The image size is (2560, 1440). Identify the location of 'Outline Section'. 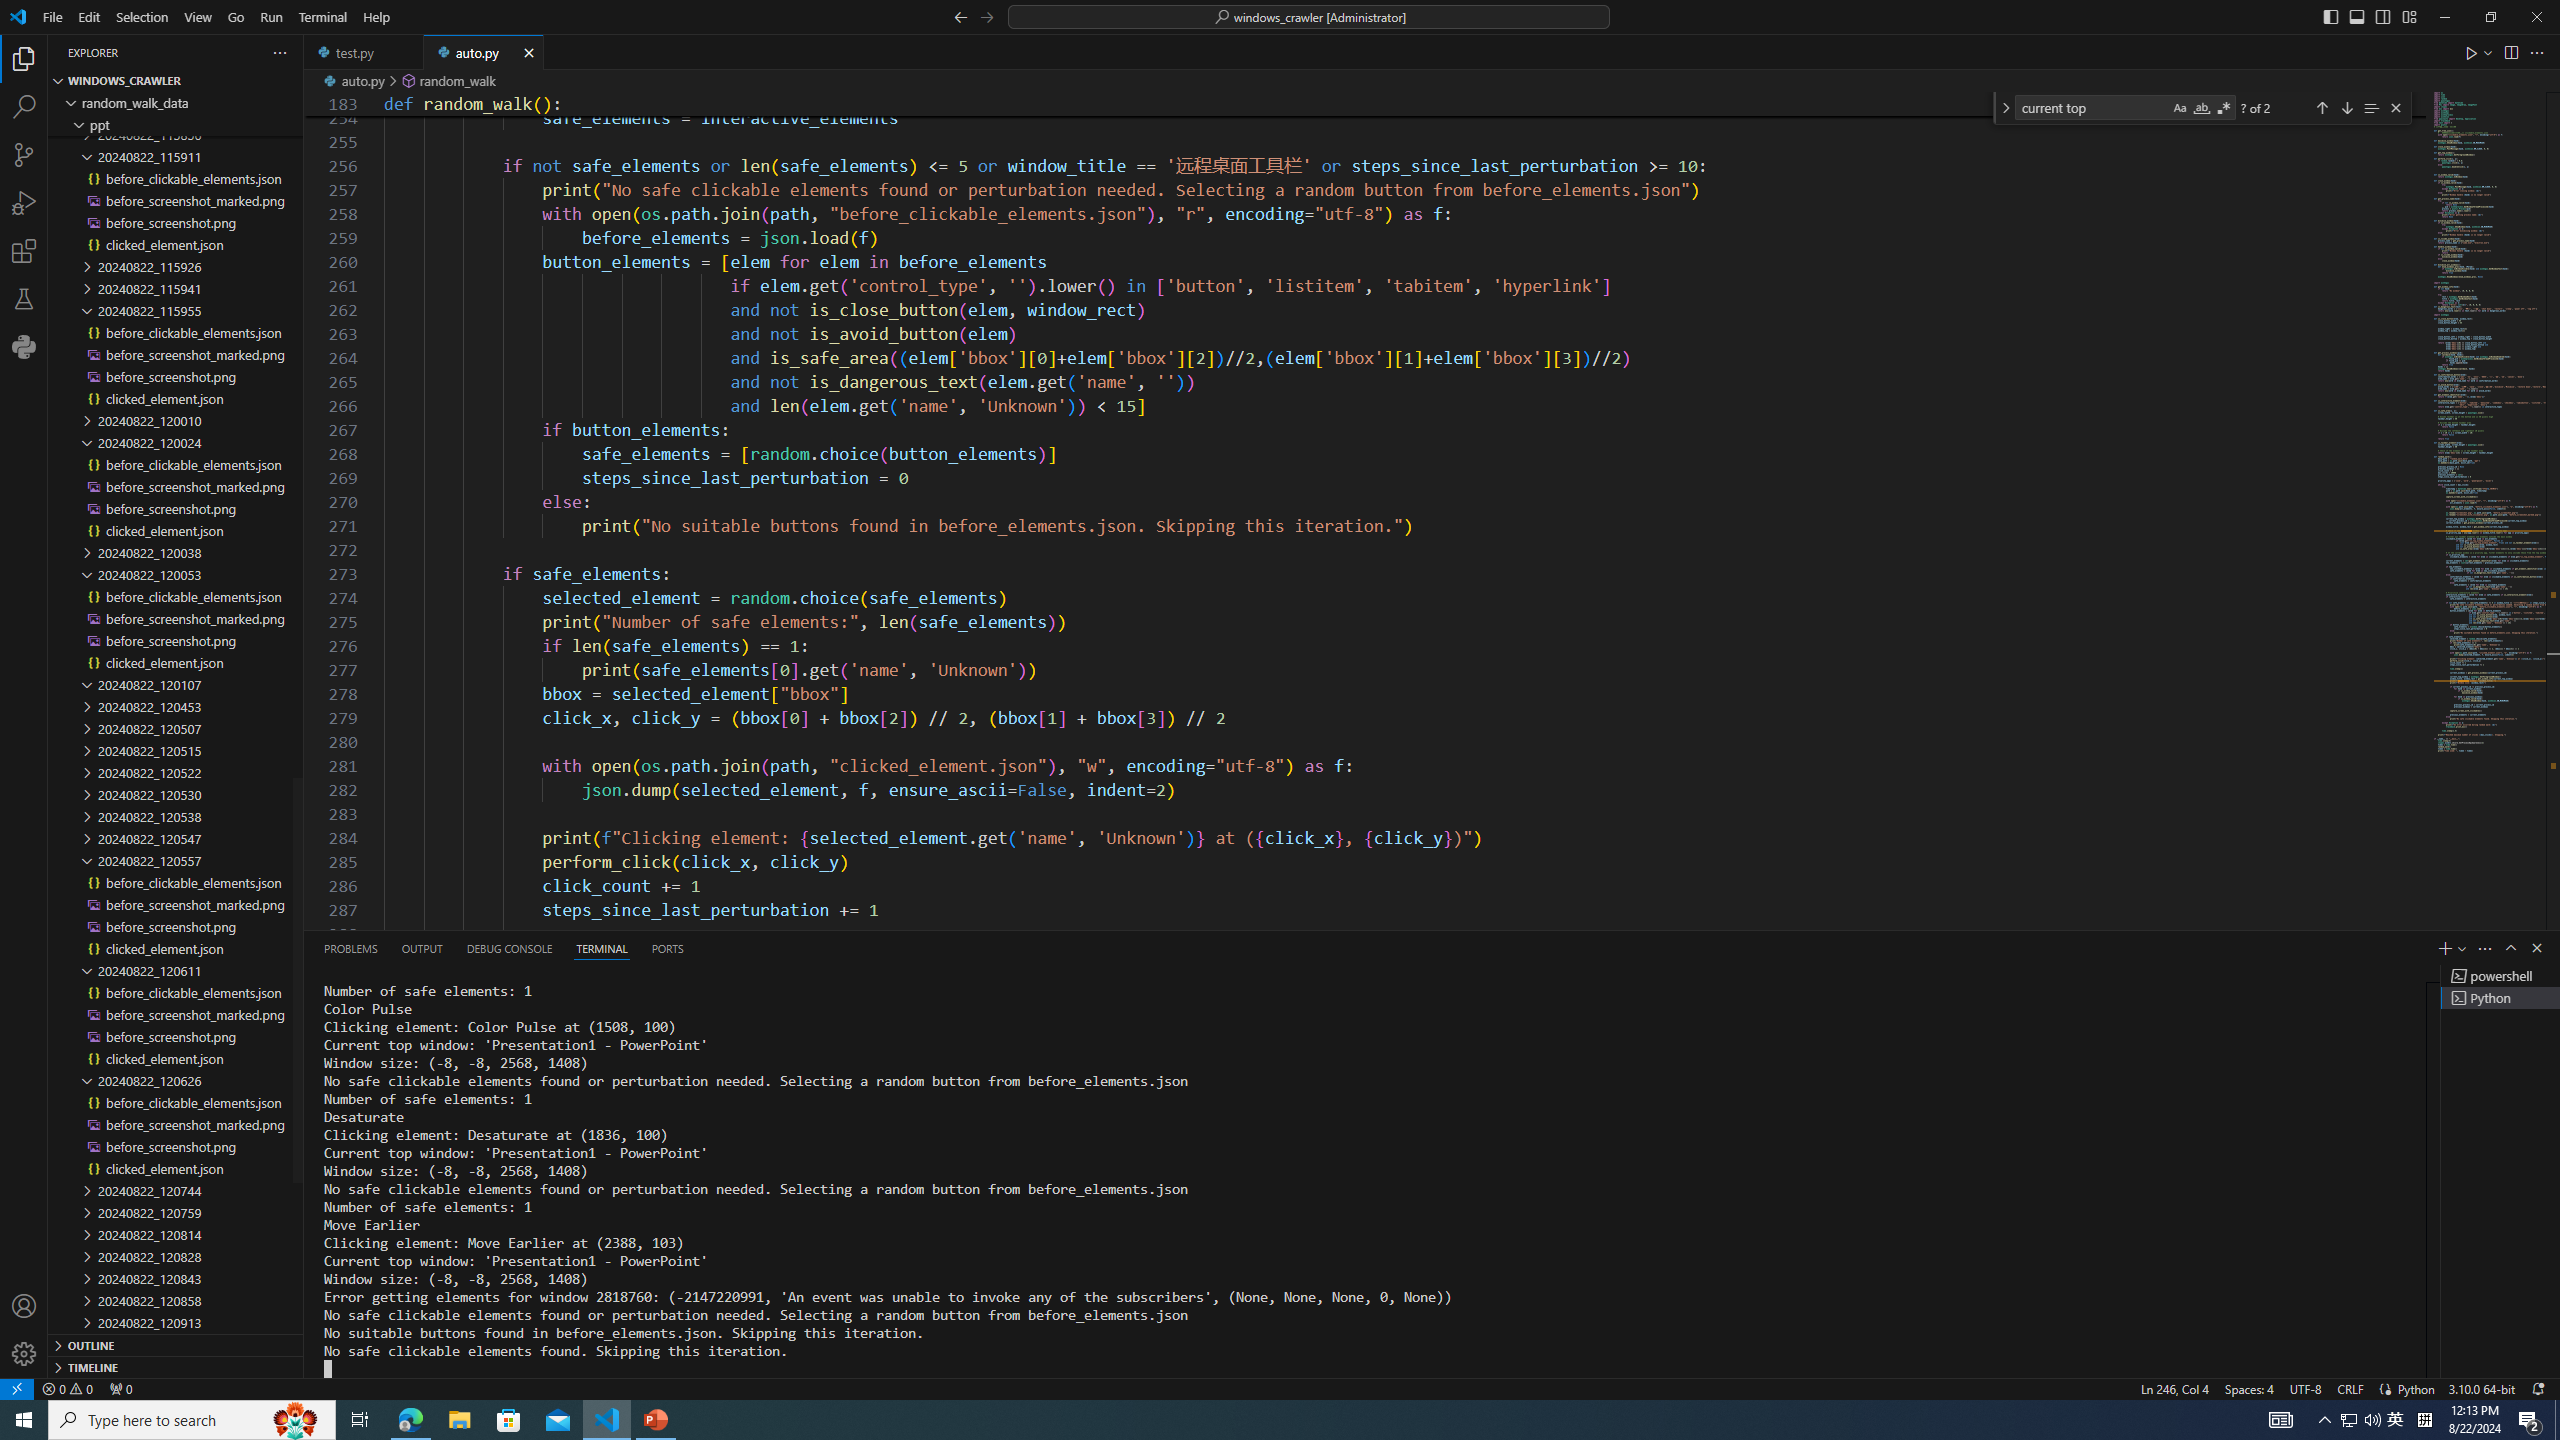
(175, 1344).